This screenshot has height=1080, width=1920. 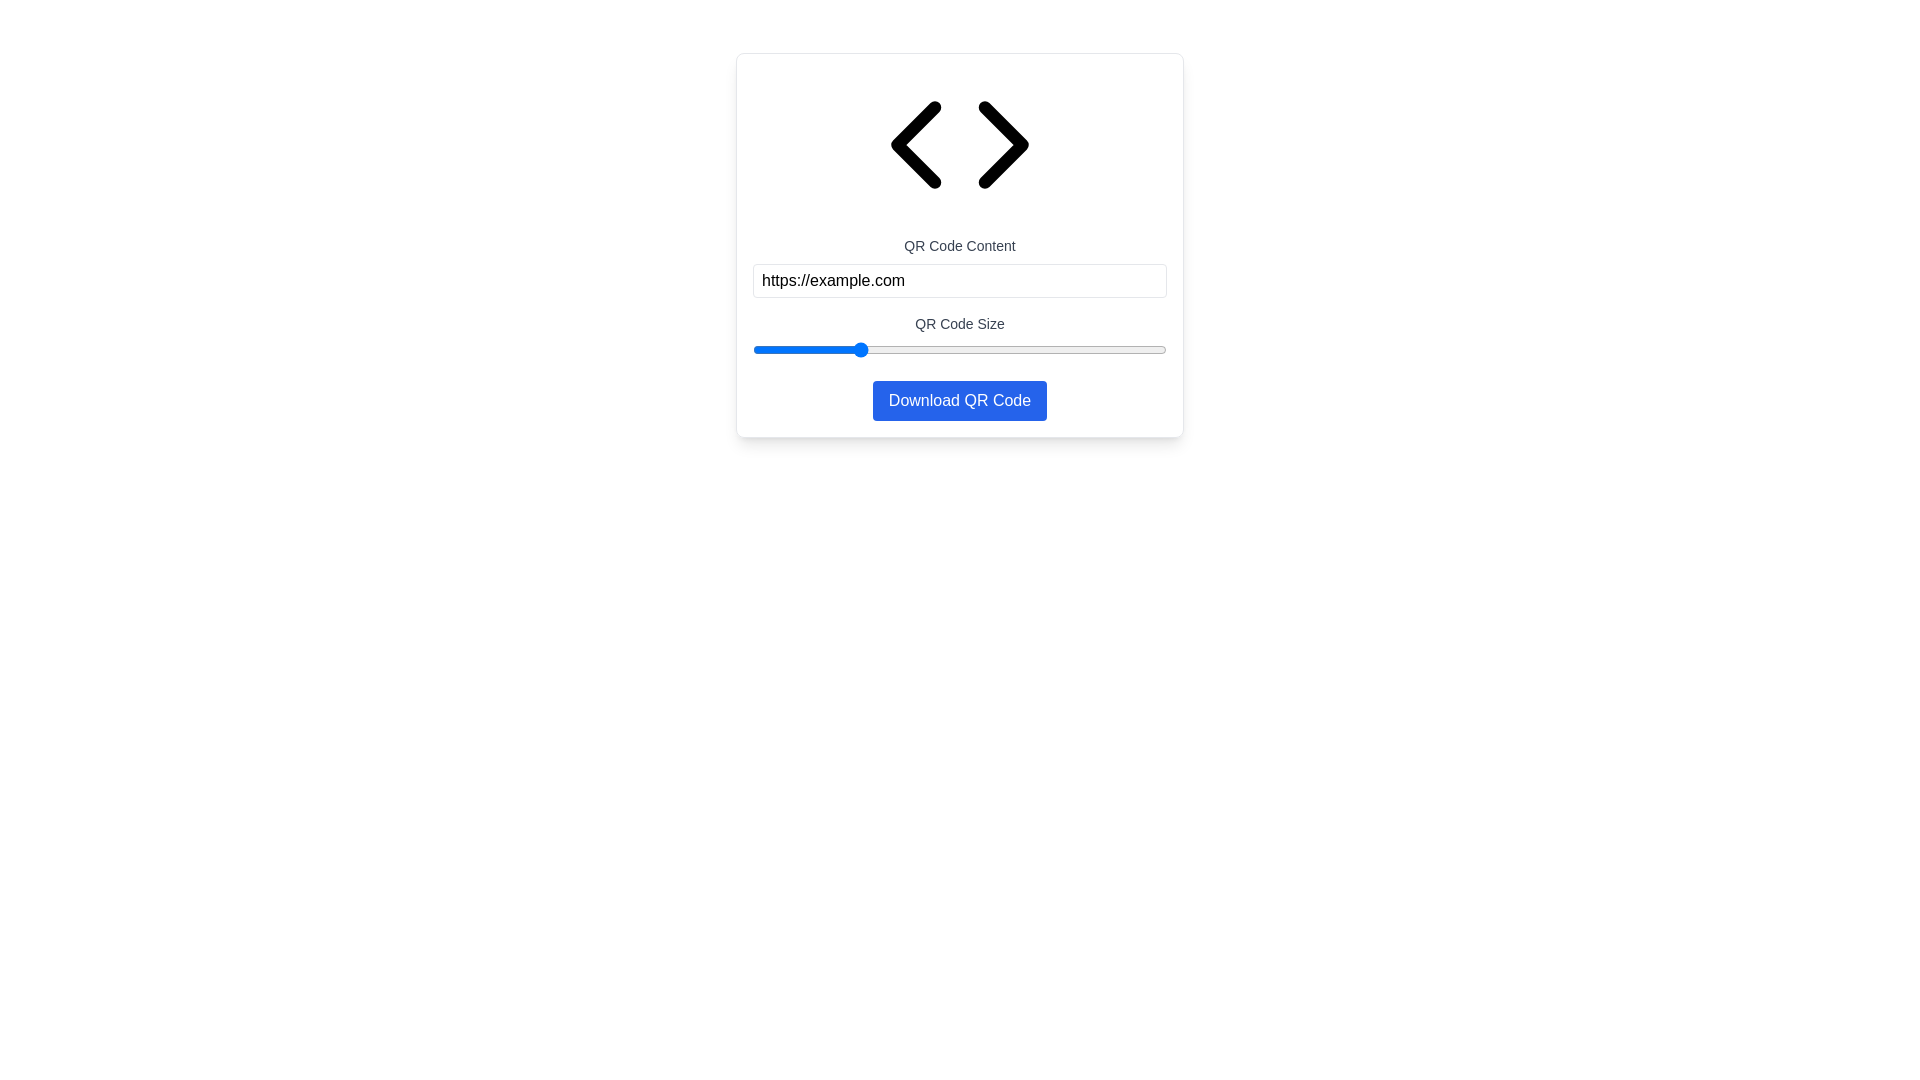 What do you see at coordinates (841, 349) in the screenshot?
I see `QR code size` at bounding box center [841, 349].